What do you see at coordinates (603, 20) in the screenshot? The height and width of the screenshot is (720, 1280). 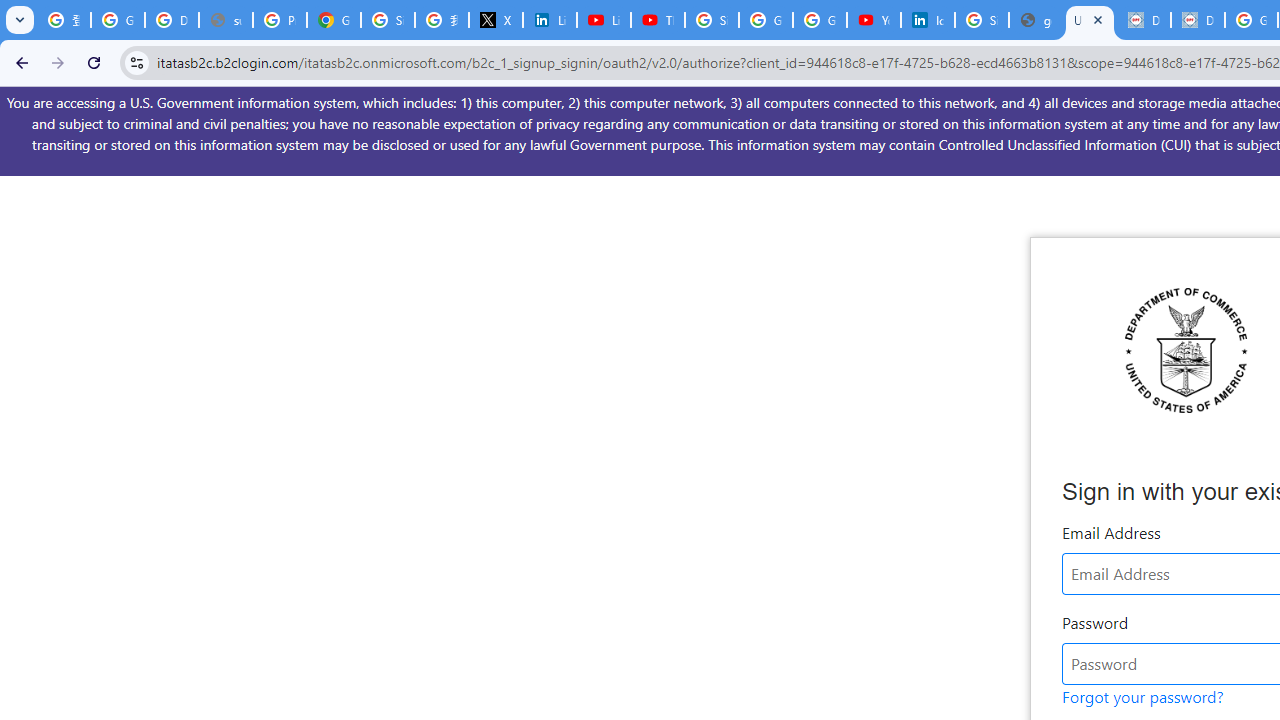 I see `'LinkedIn - YouTube'` at bounding box center [603, 20].